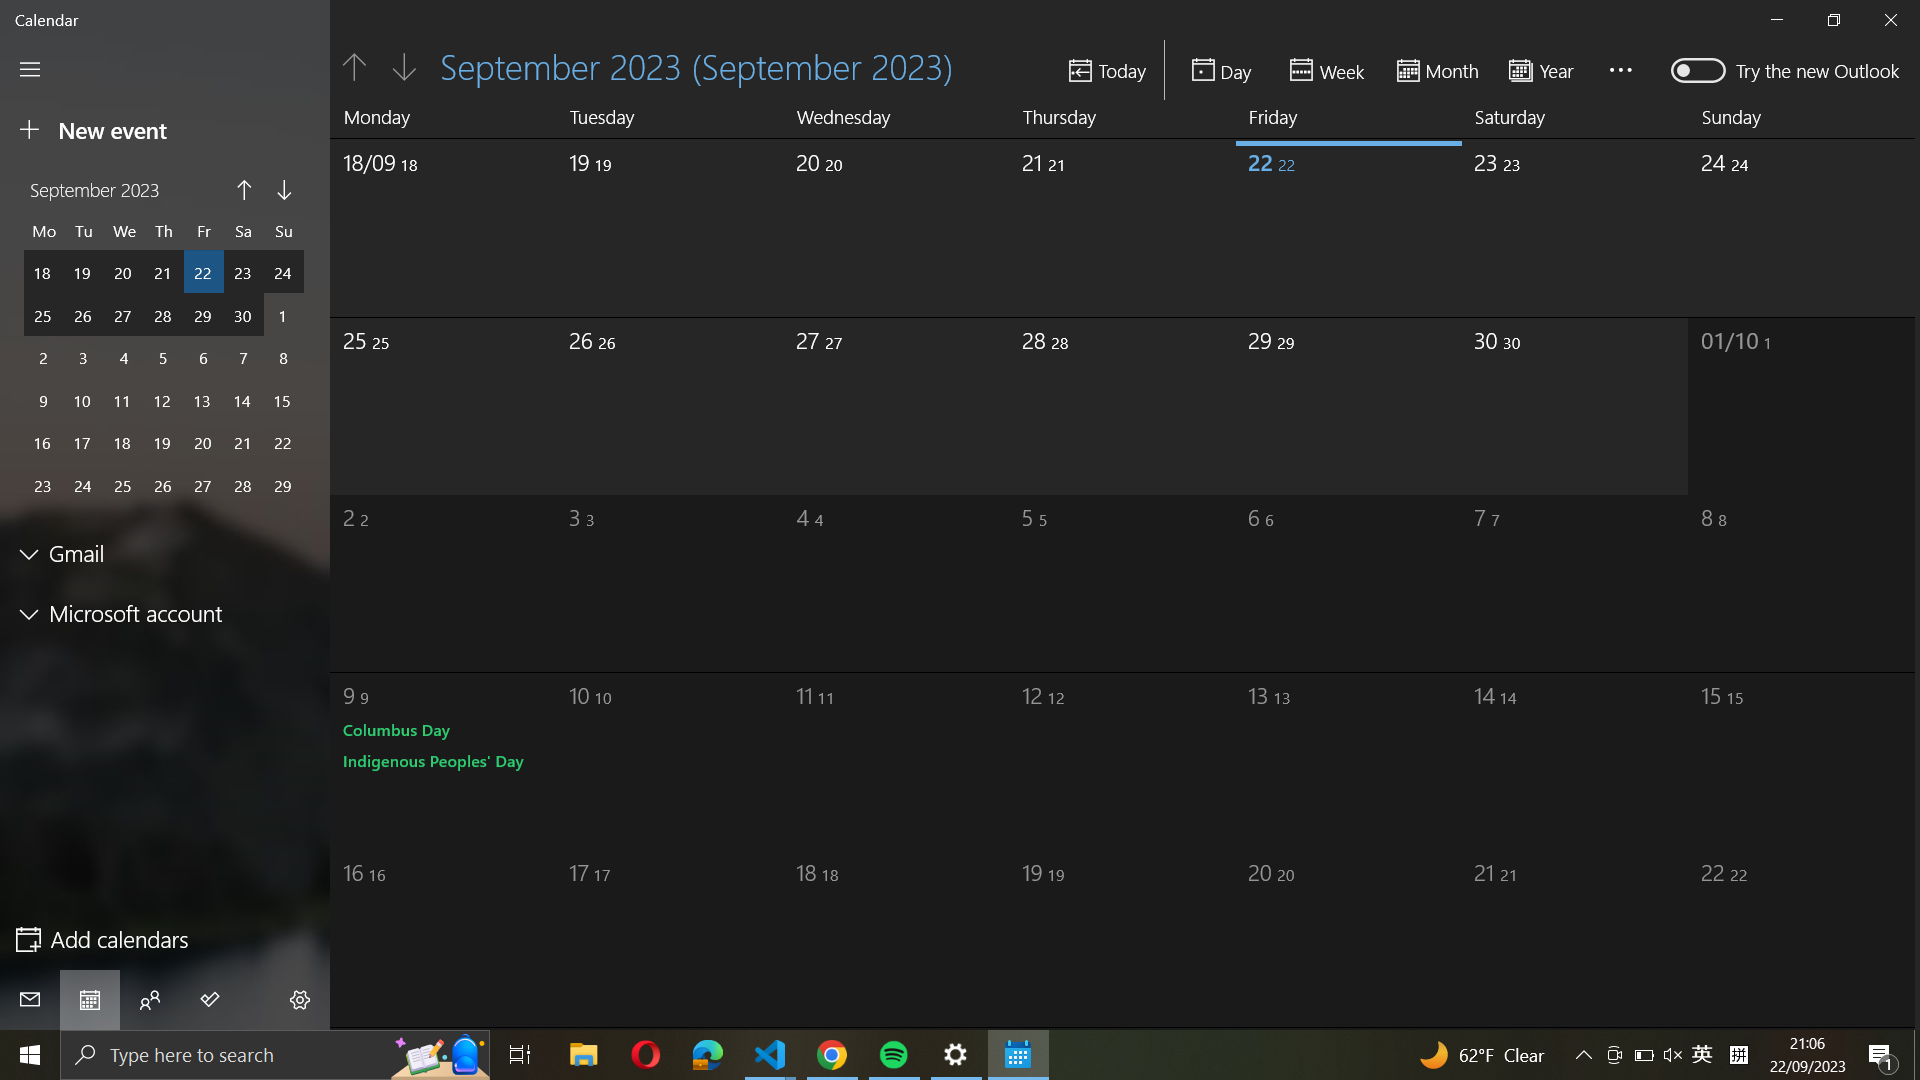  Describe the element at coordinates (397, 730) in the screenshot. I see `new features on Columbus Day interface` at that location.